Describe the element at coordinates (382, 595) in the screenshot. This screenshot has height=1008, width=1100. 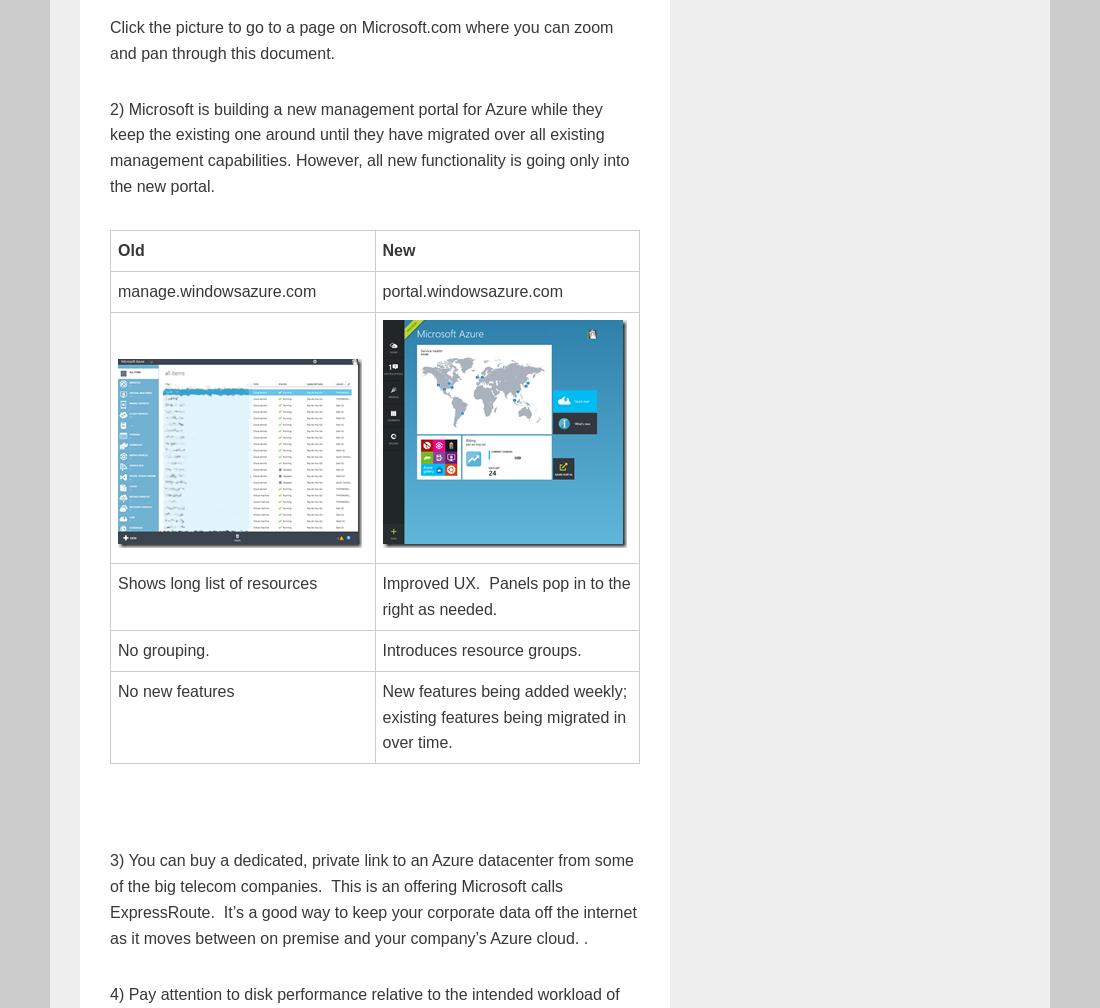
I see `'Improved UX.  Panels pop in to the right as needed.'` at that location.